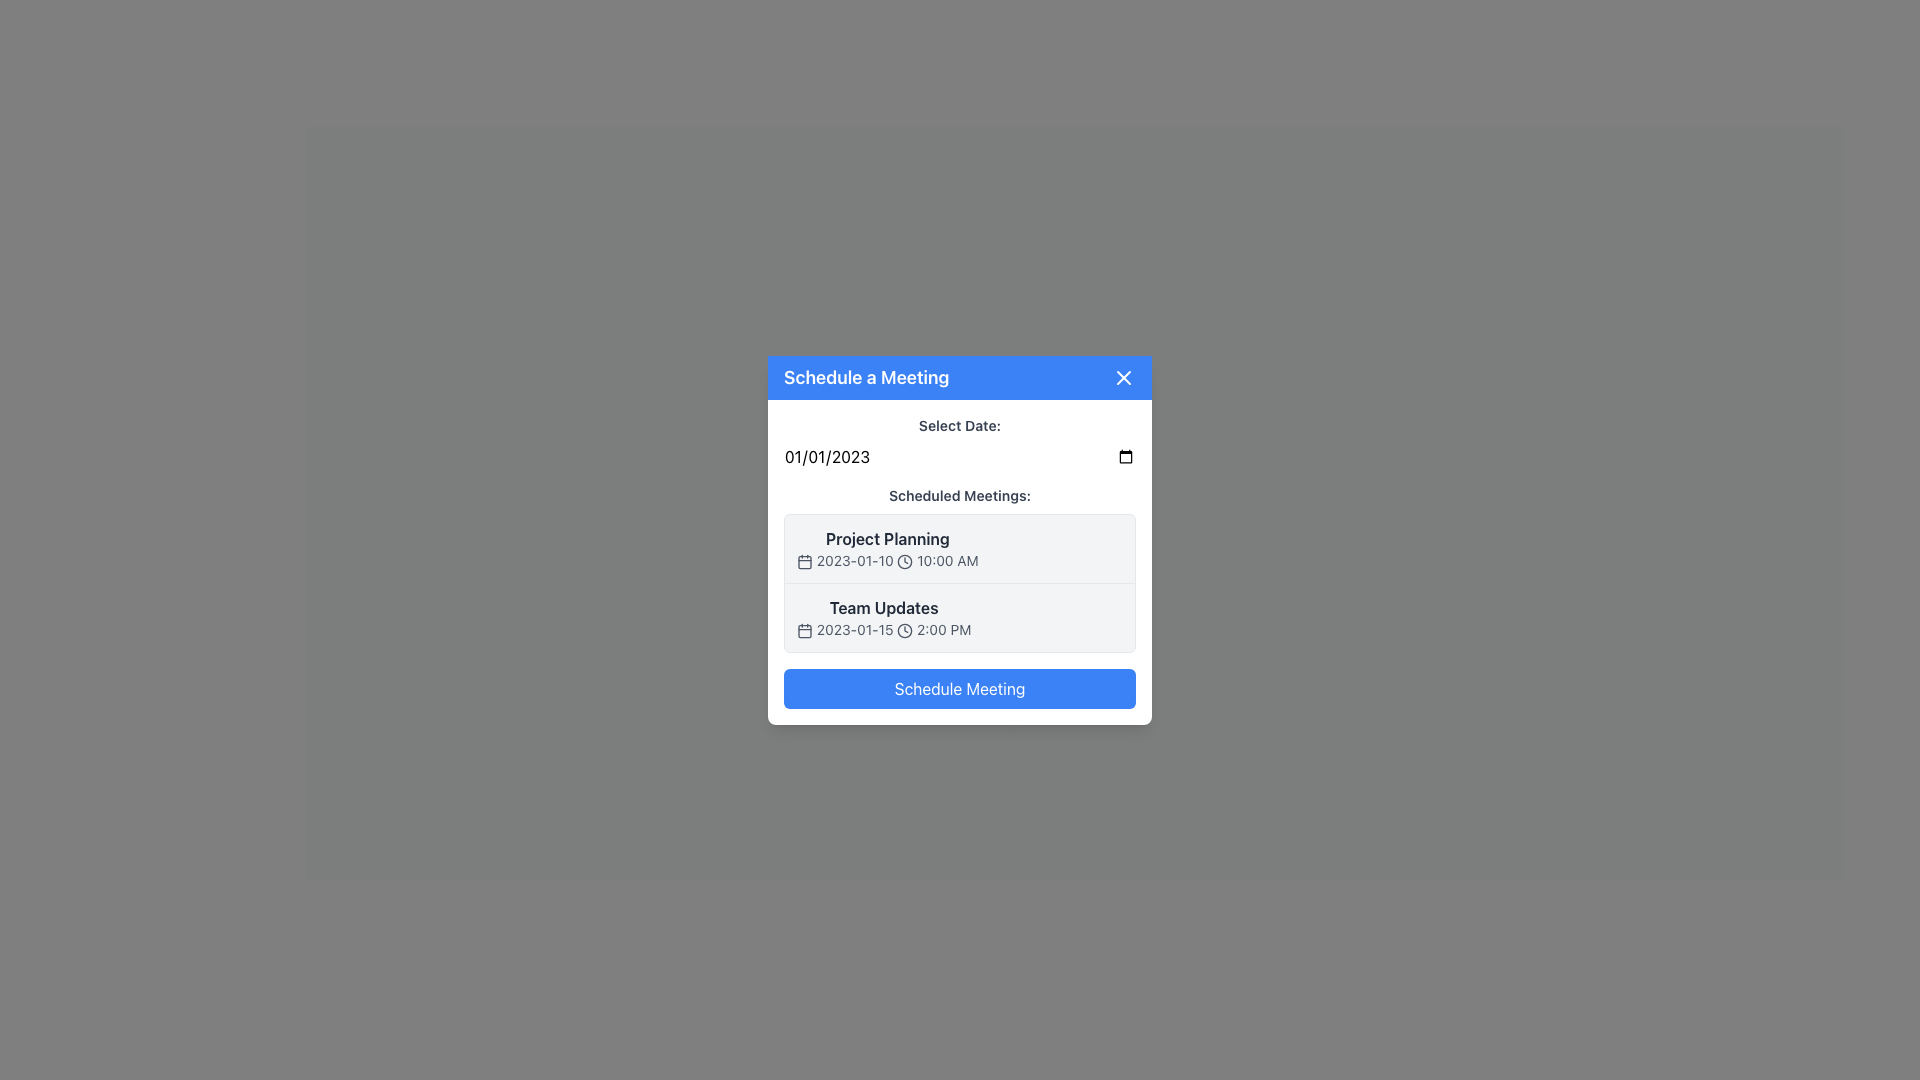  Describe the element at coordinates (866, 377) in the screenshot. I see `the text label that reads 'Schedule a Meeting', which is styled in bold font and large size, located in the blue header of the modal dialog` at that location.